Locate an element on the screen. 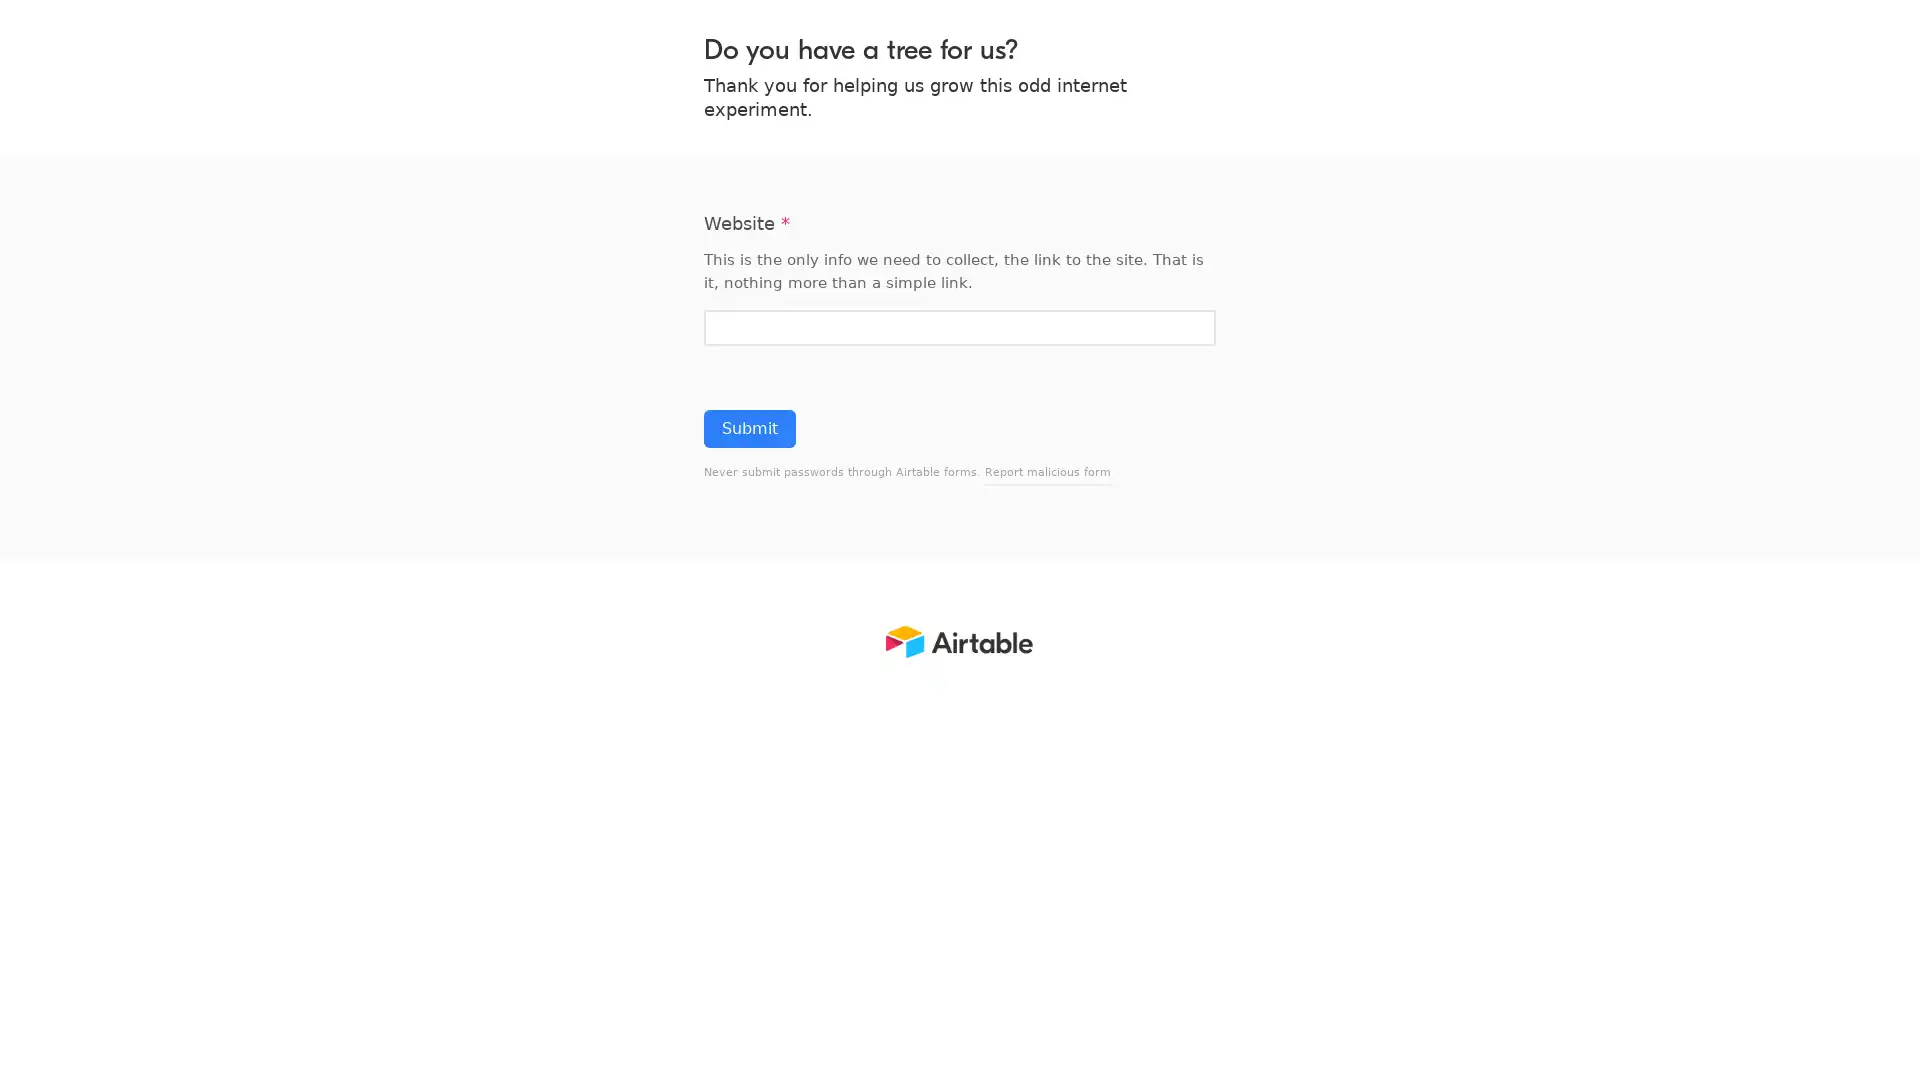 The height and width of the screenshot is (1080, 1920). Submit is located at coordinates (748, 427).